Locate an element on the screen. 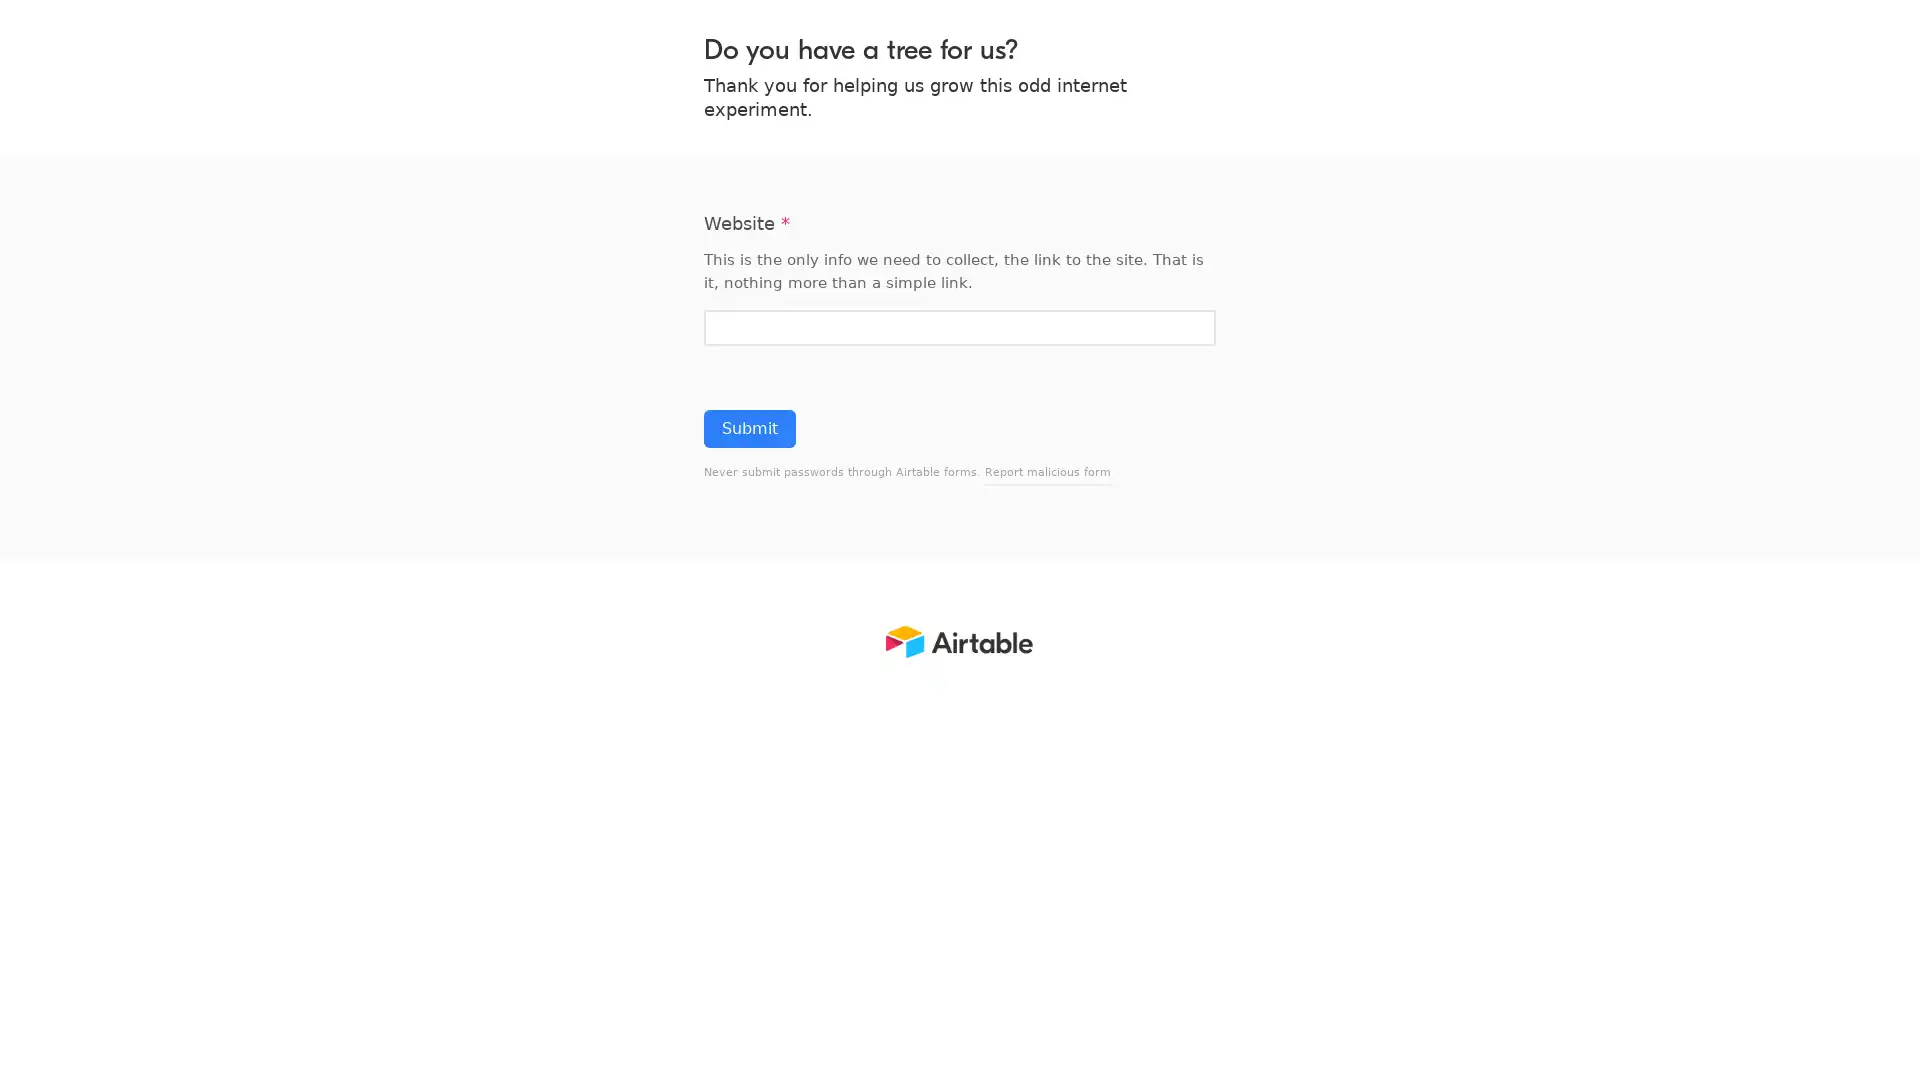 The height and width of the screenshot is (1080, 1920). Submit is located at coordinates (748, 427).